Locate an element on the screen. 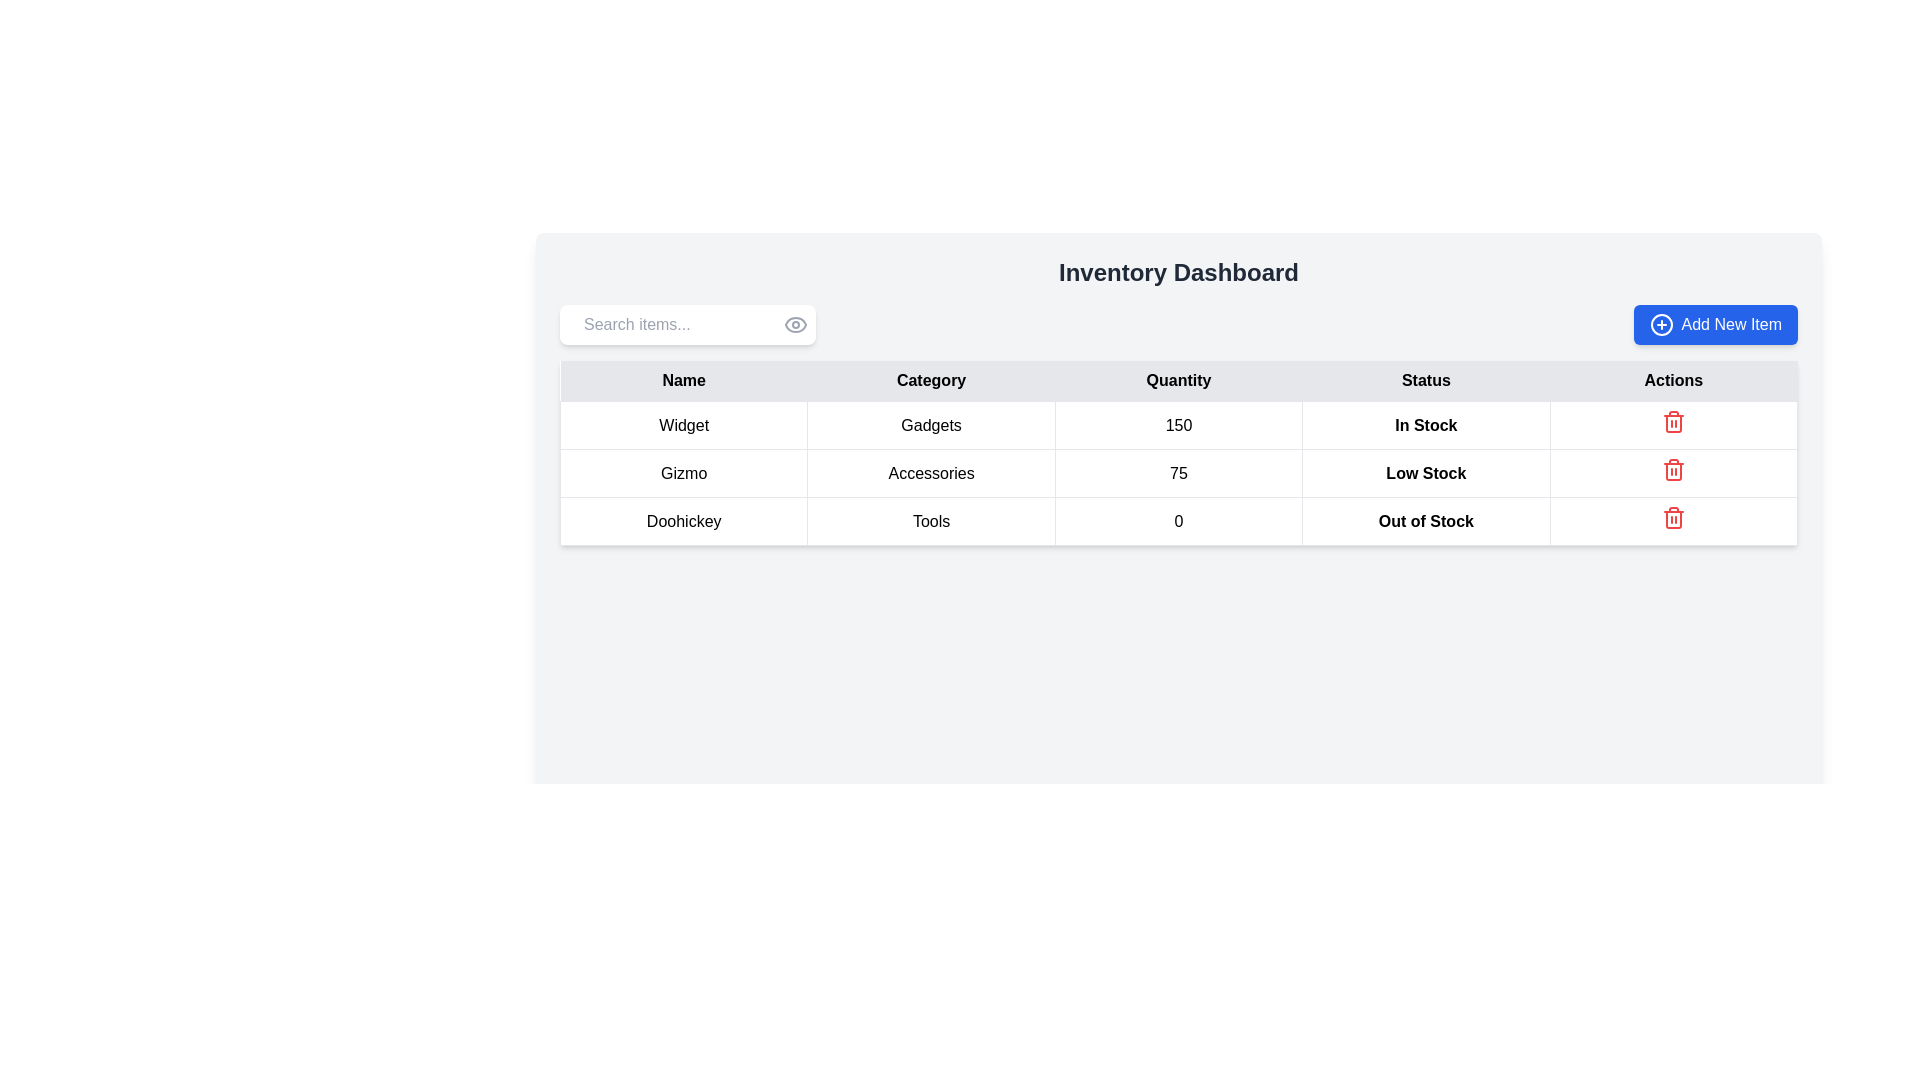 The height and width of the screenshot is (1080, 1920). the delete icon button associated with the 'Gizmo' product in the inventory layout is located at coordinates (1673, 473).